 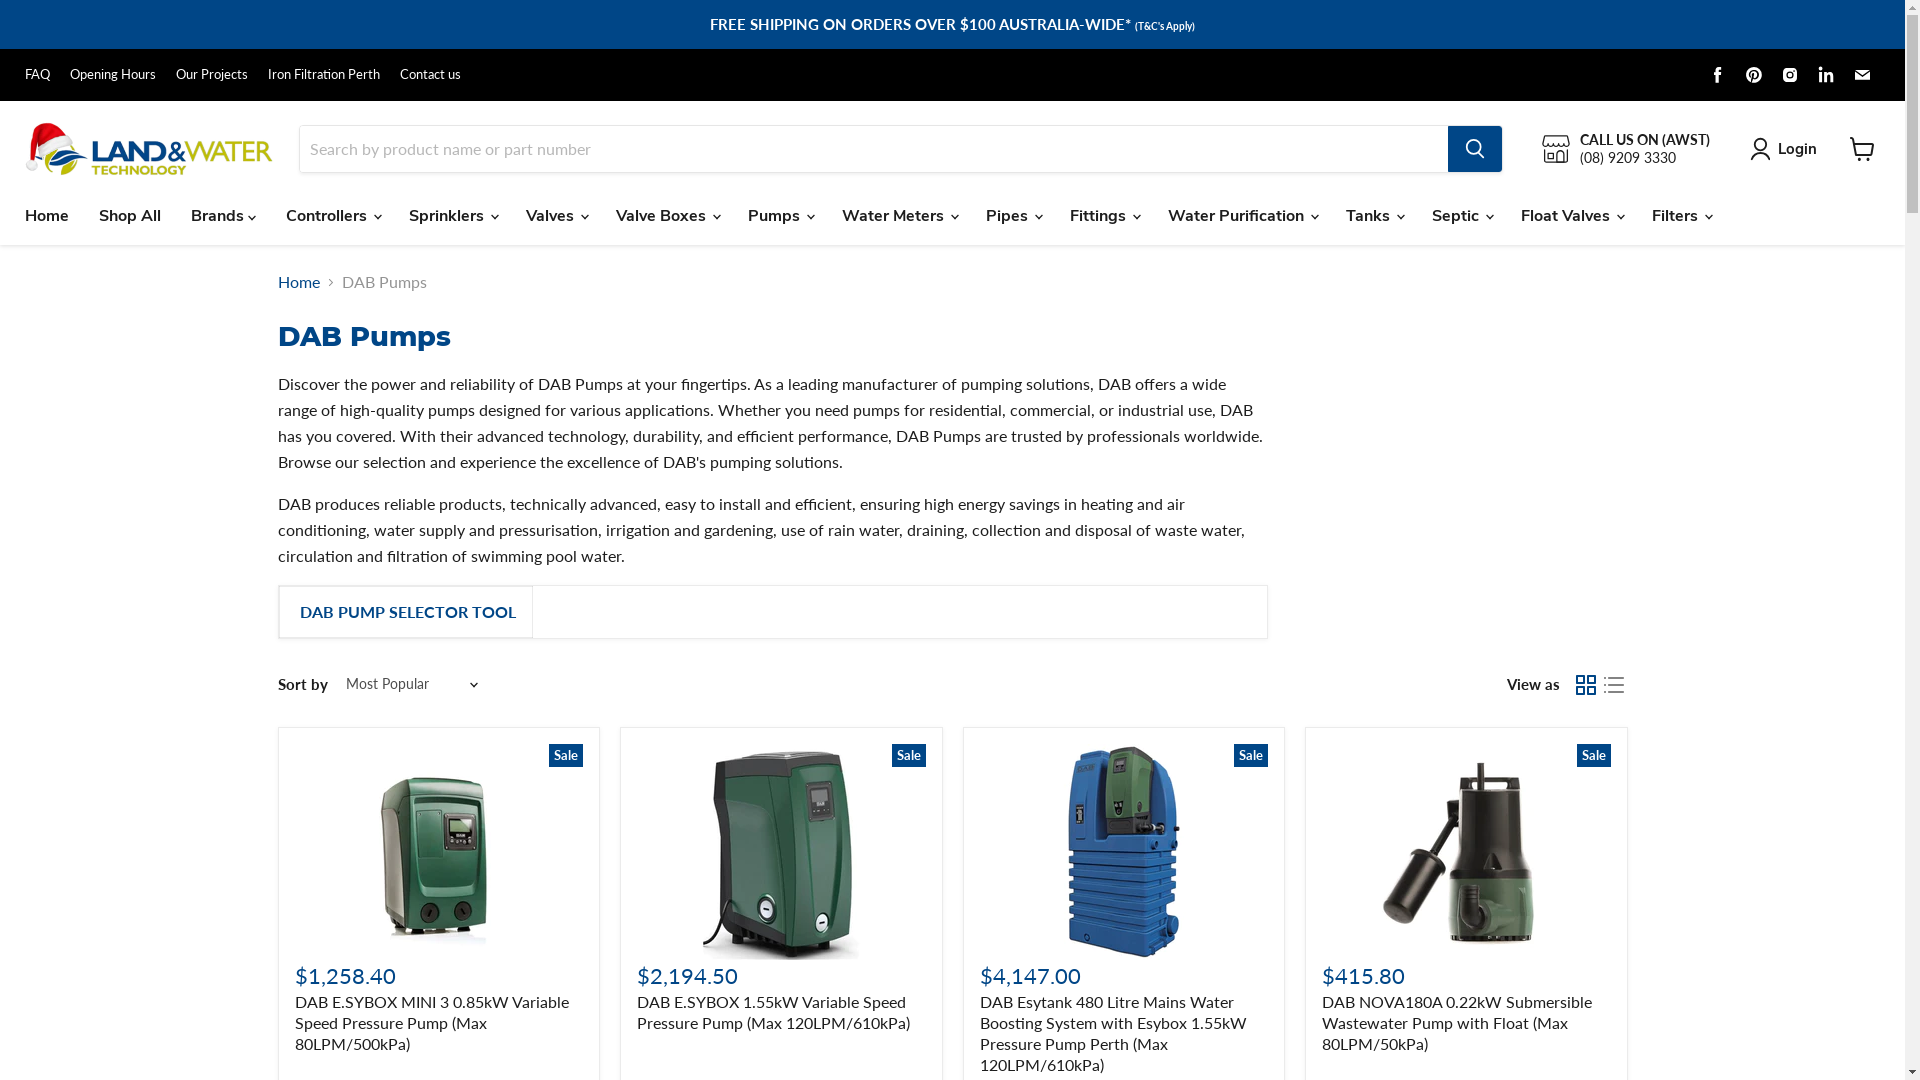 What do you see at coordinates (1717, 72) in the screenshot?
I see `'Find us on Facebook'` at bounding box center [1717, 72].